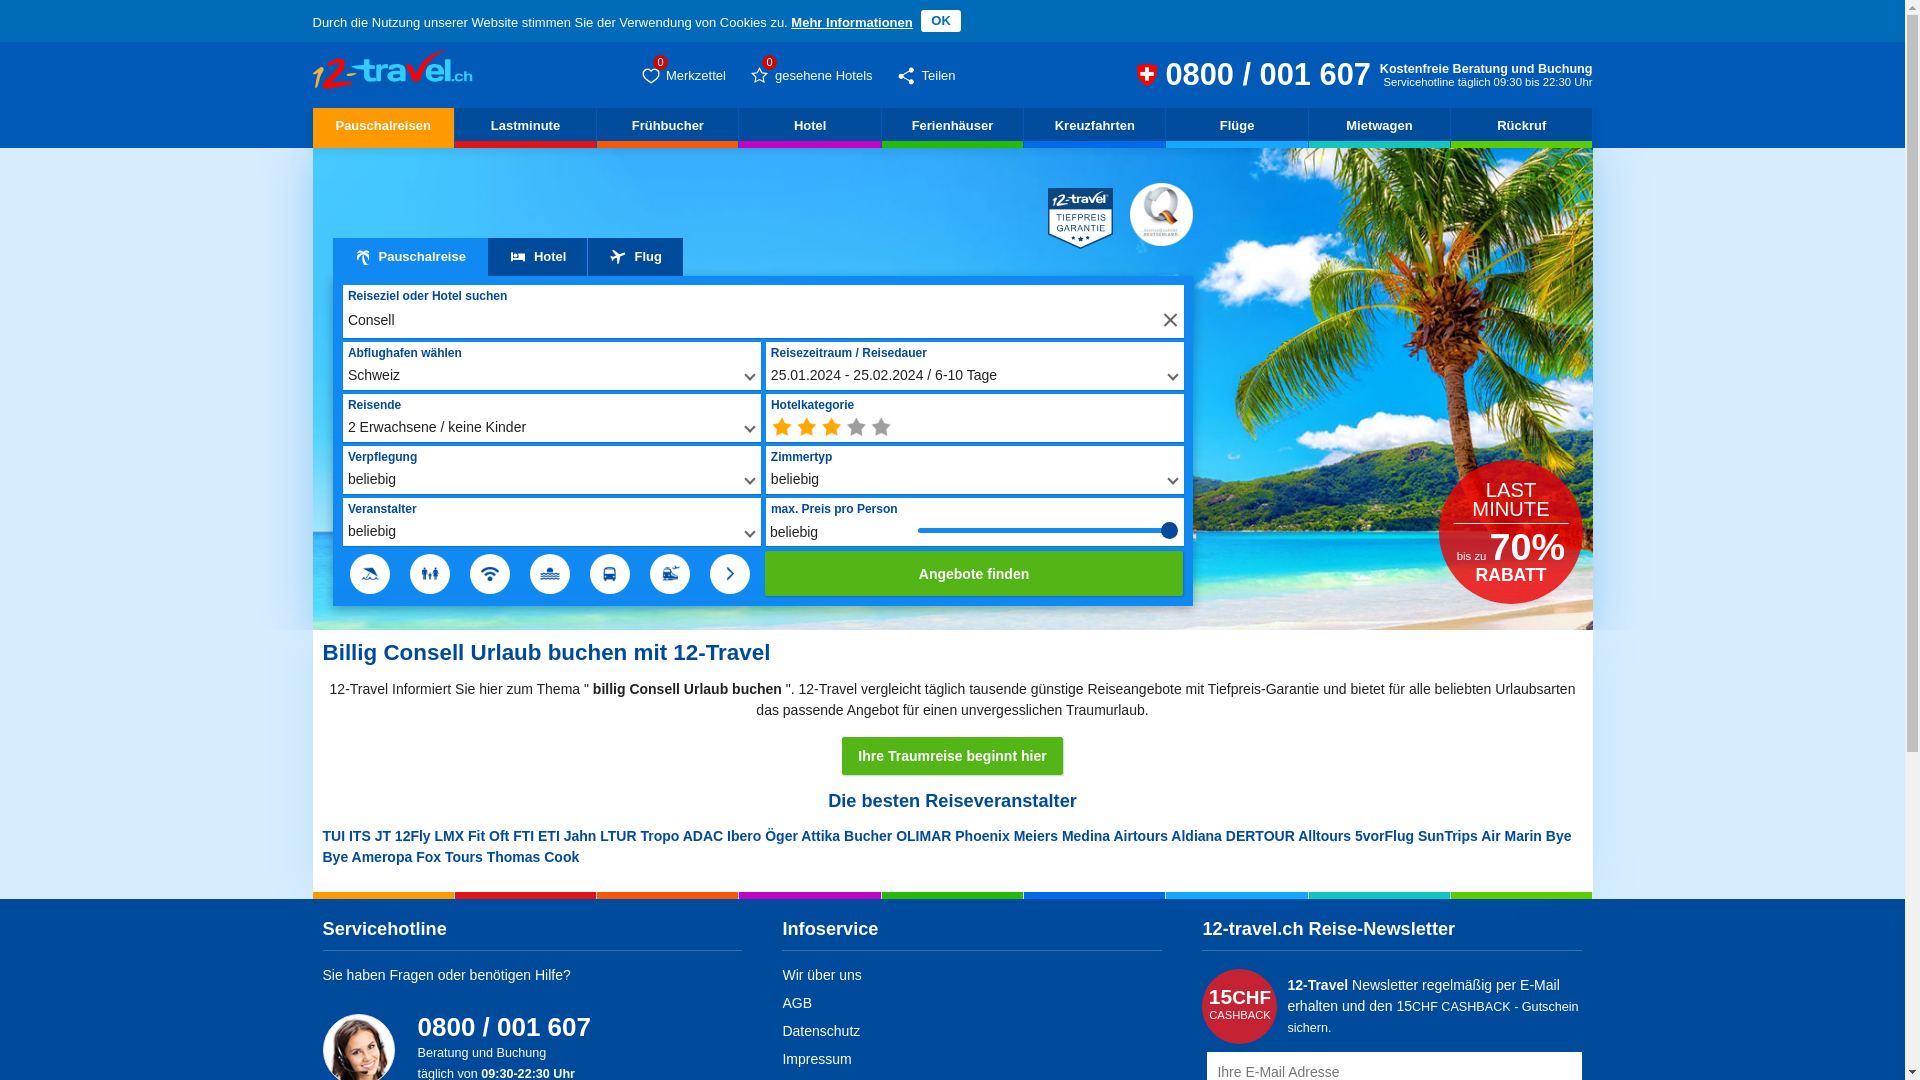 The height and width of the screenshot is (1080, 1920). I want to click on 'TUI', so click(321, 836).